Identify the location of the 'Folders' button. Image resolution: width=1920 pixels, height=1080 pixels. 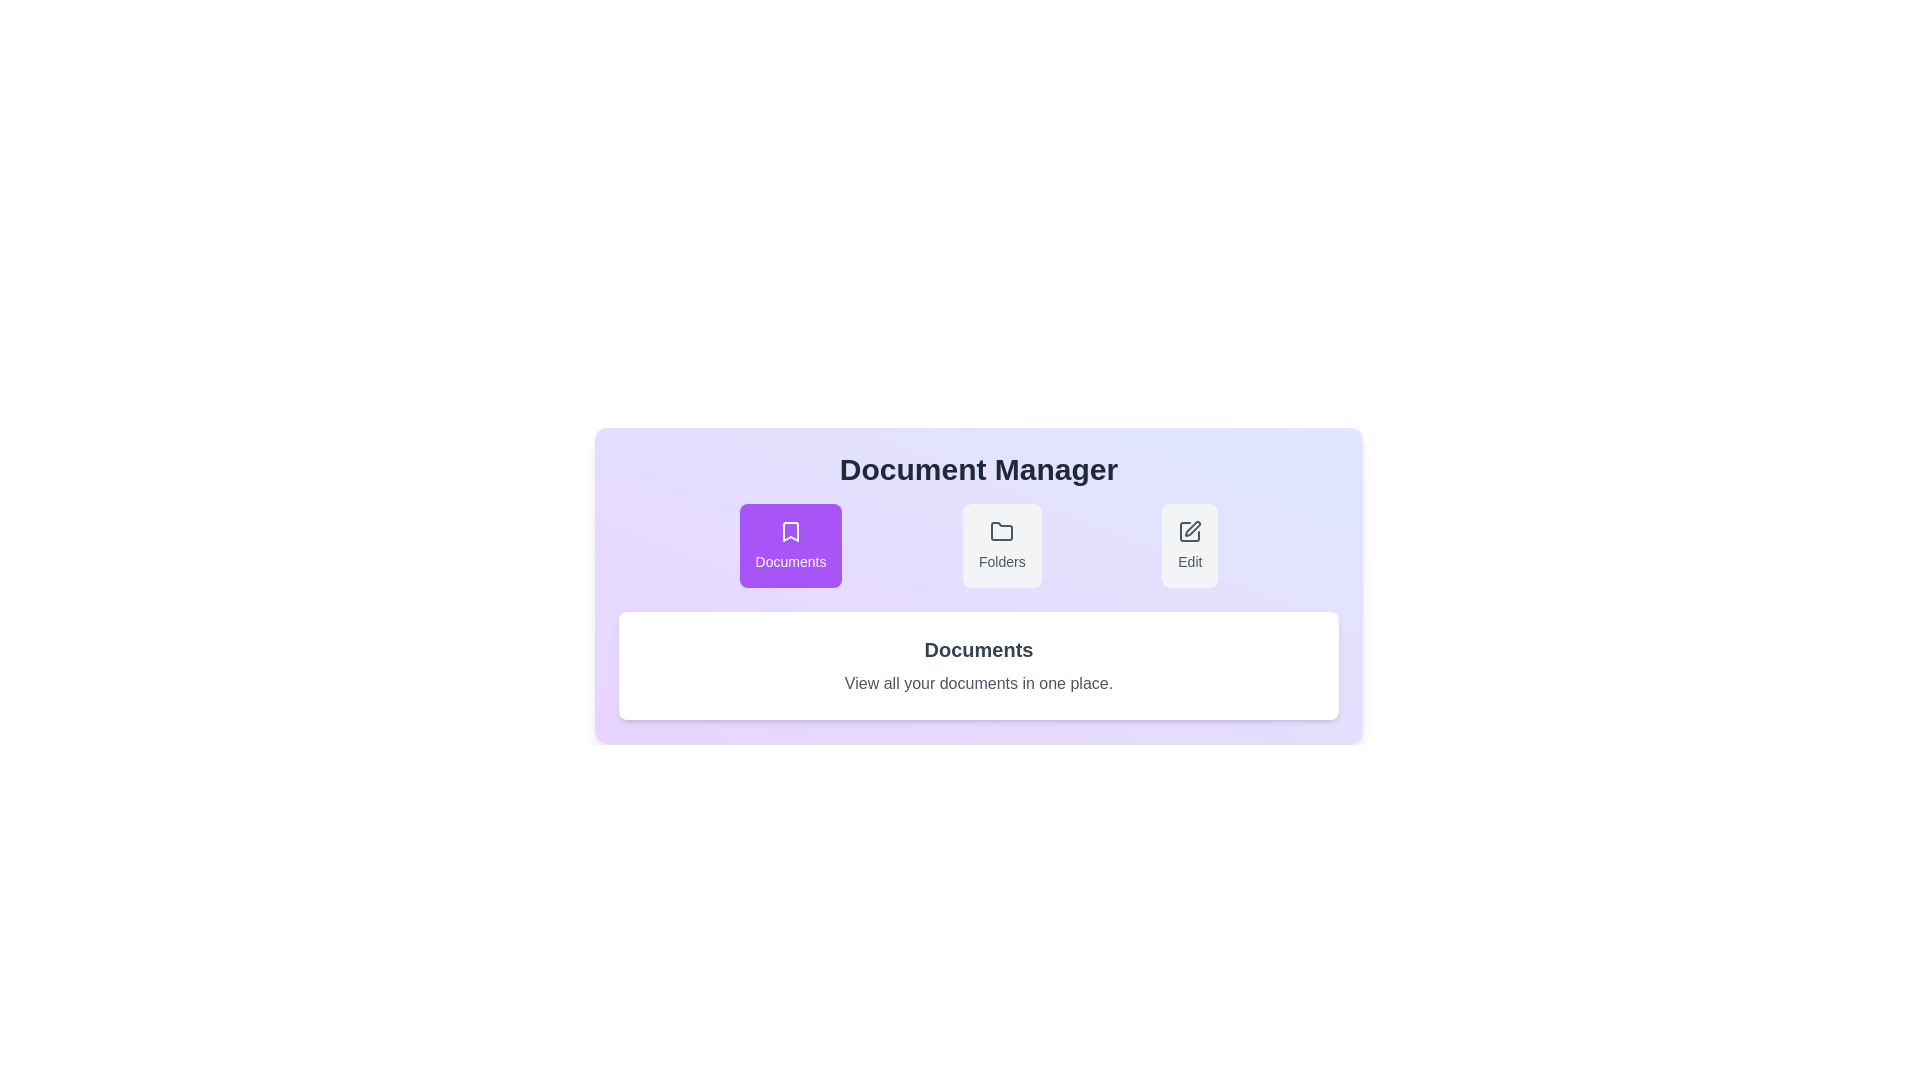
(1002, 546).